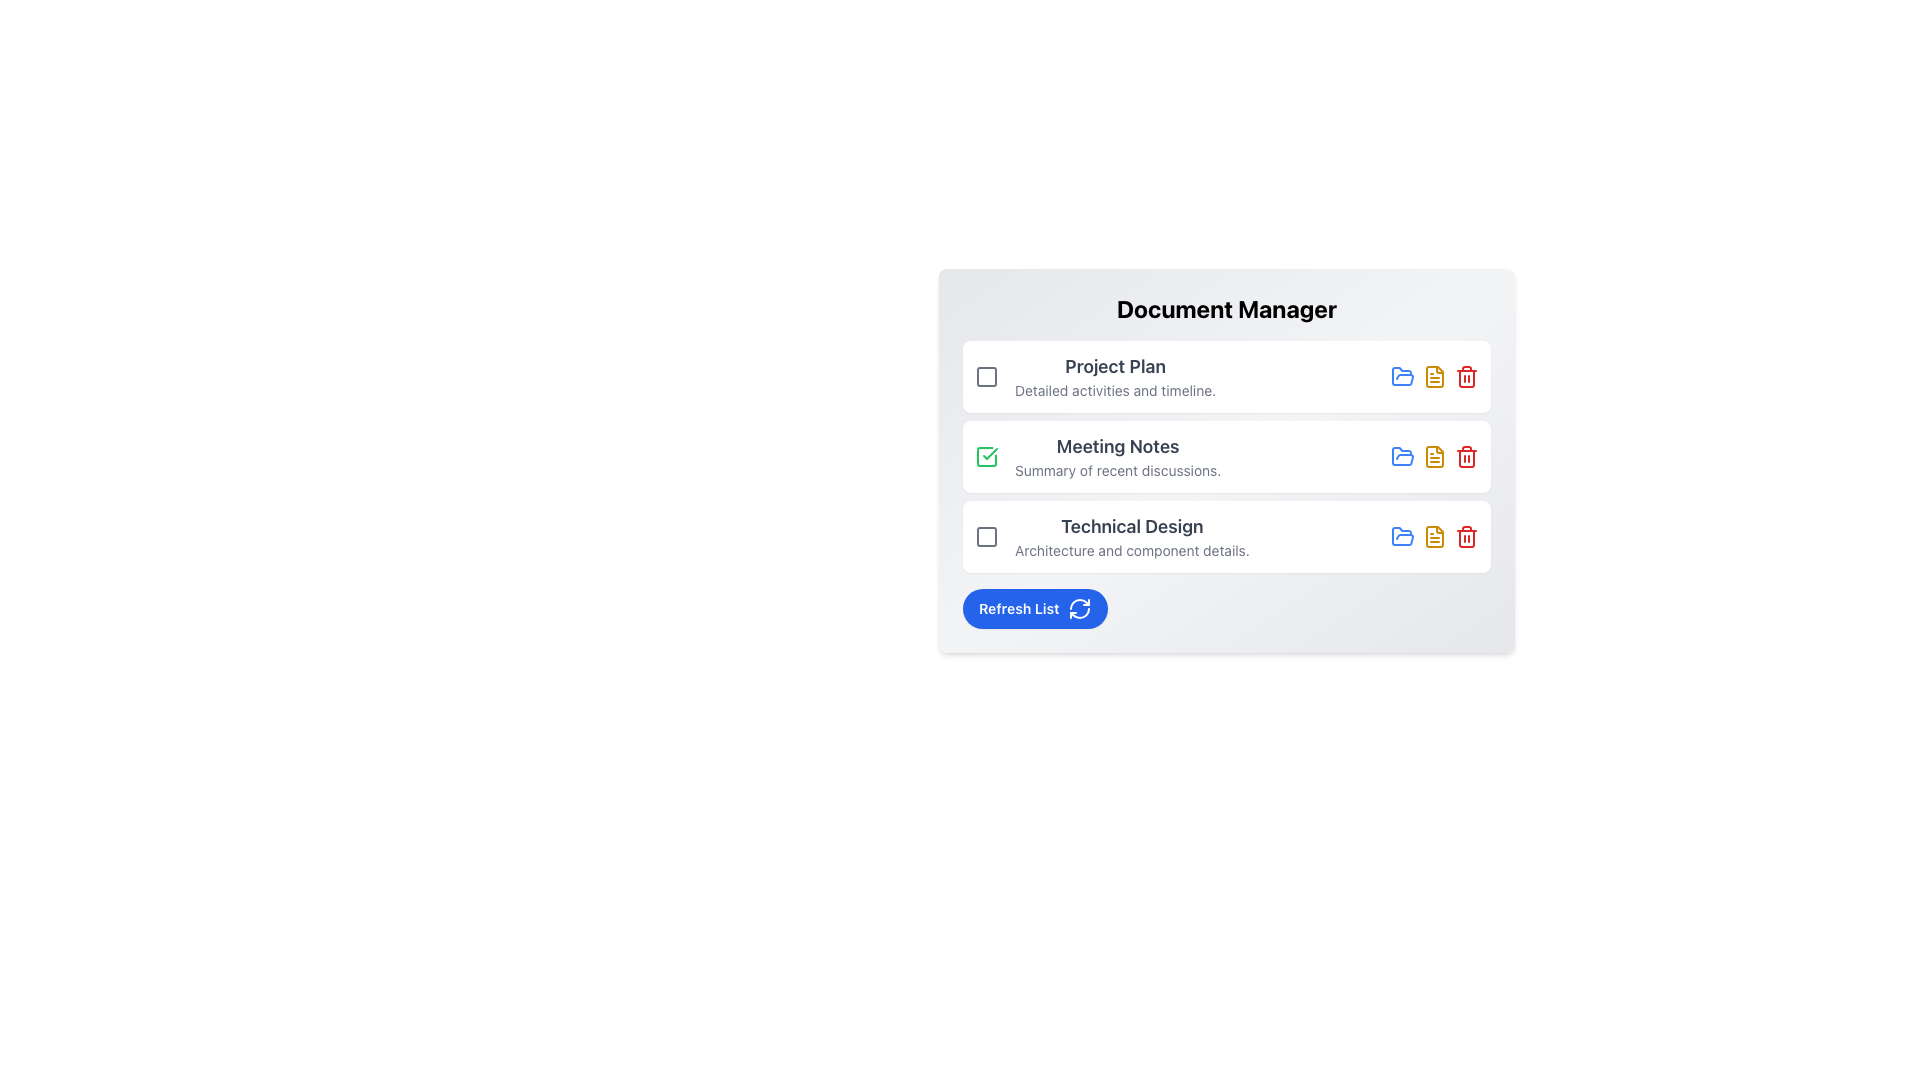 This screenshot has width=1920, height=1080. What do you see at coordinates (987, 377) in the screenshot?
I see `the Icon located at the start of the first entry in the 'Project Plan' list within the 'Document Manager' interface, which serves as a visual indicator for the item type or status` at bounding box center [987, 377].